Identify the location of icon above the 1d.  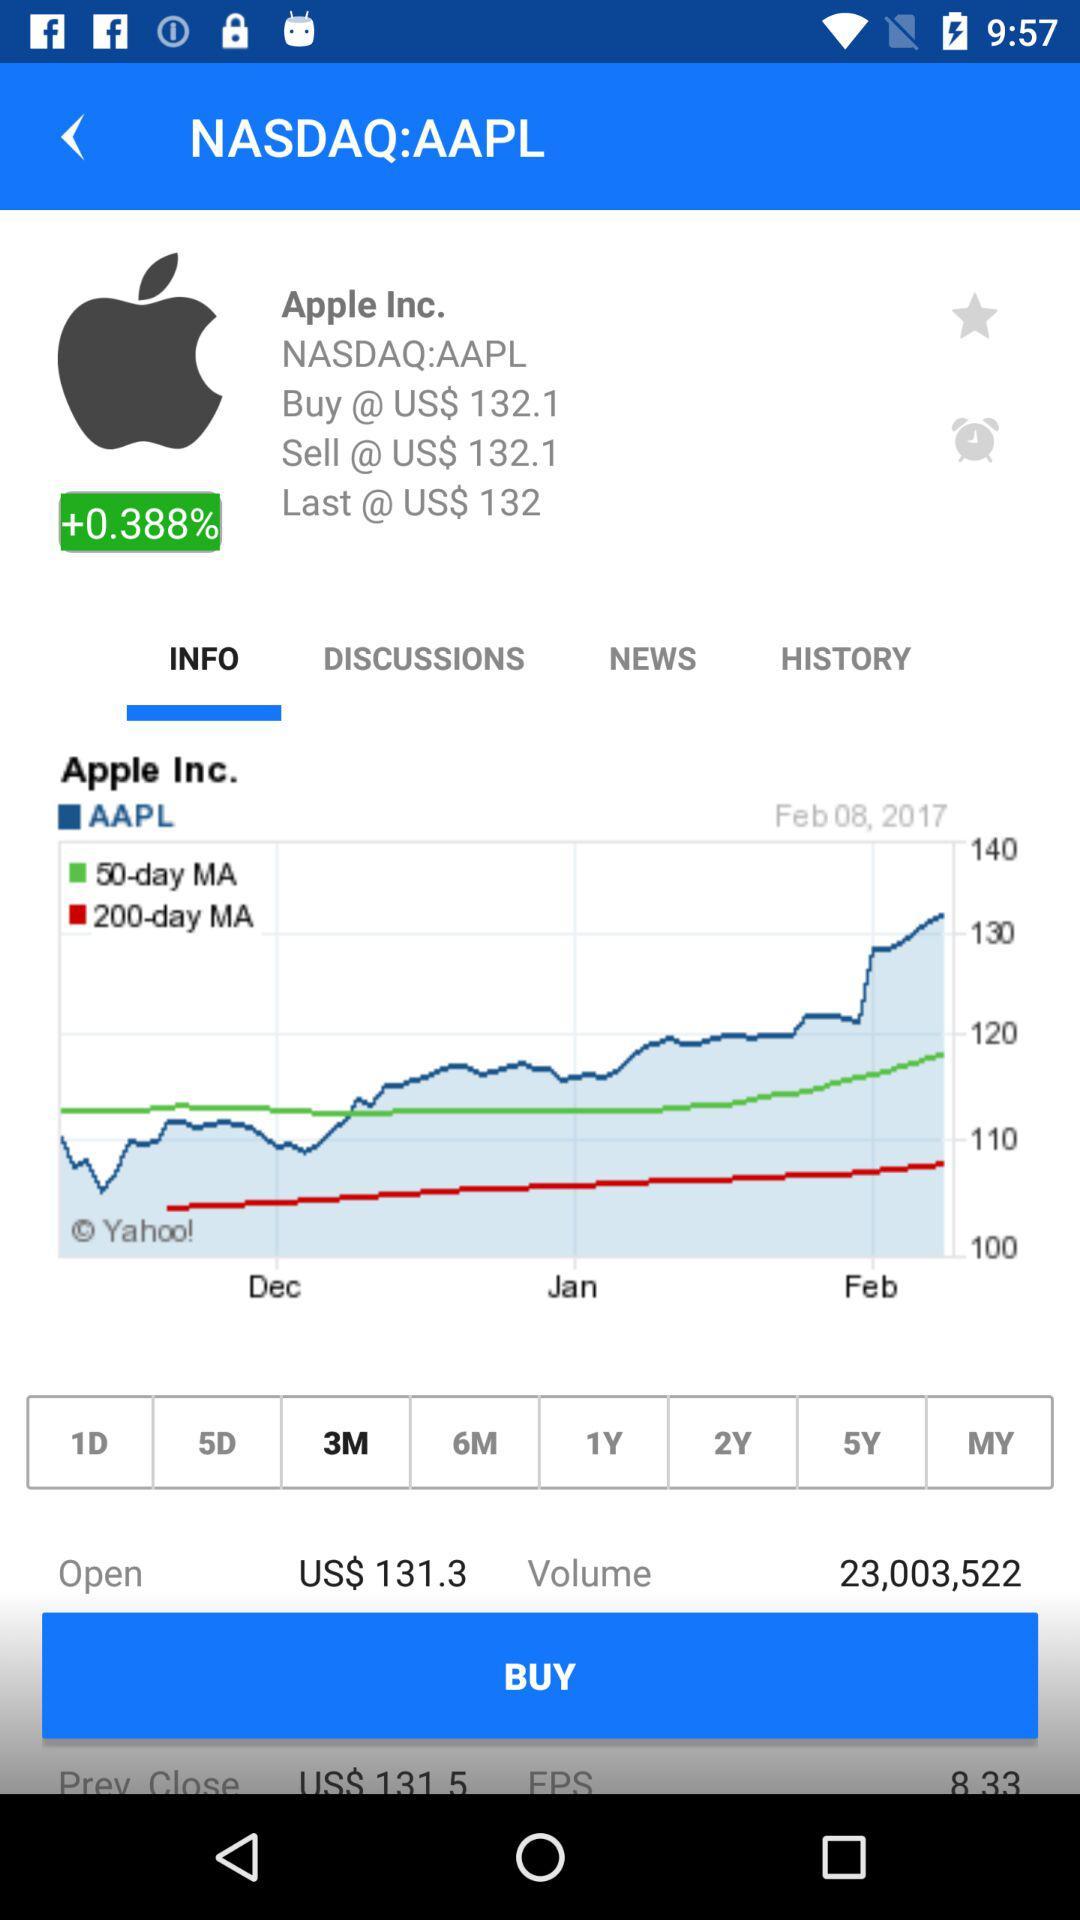
(540, 1036).